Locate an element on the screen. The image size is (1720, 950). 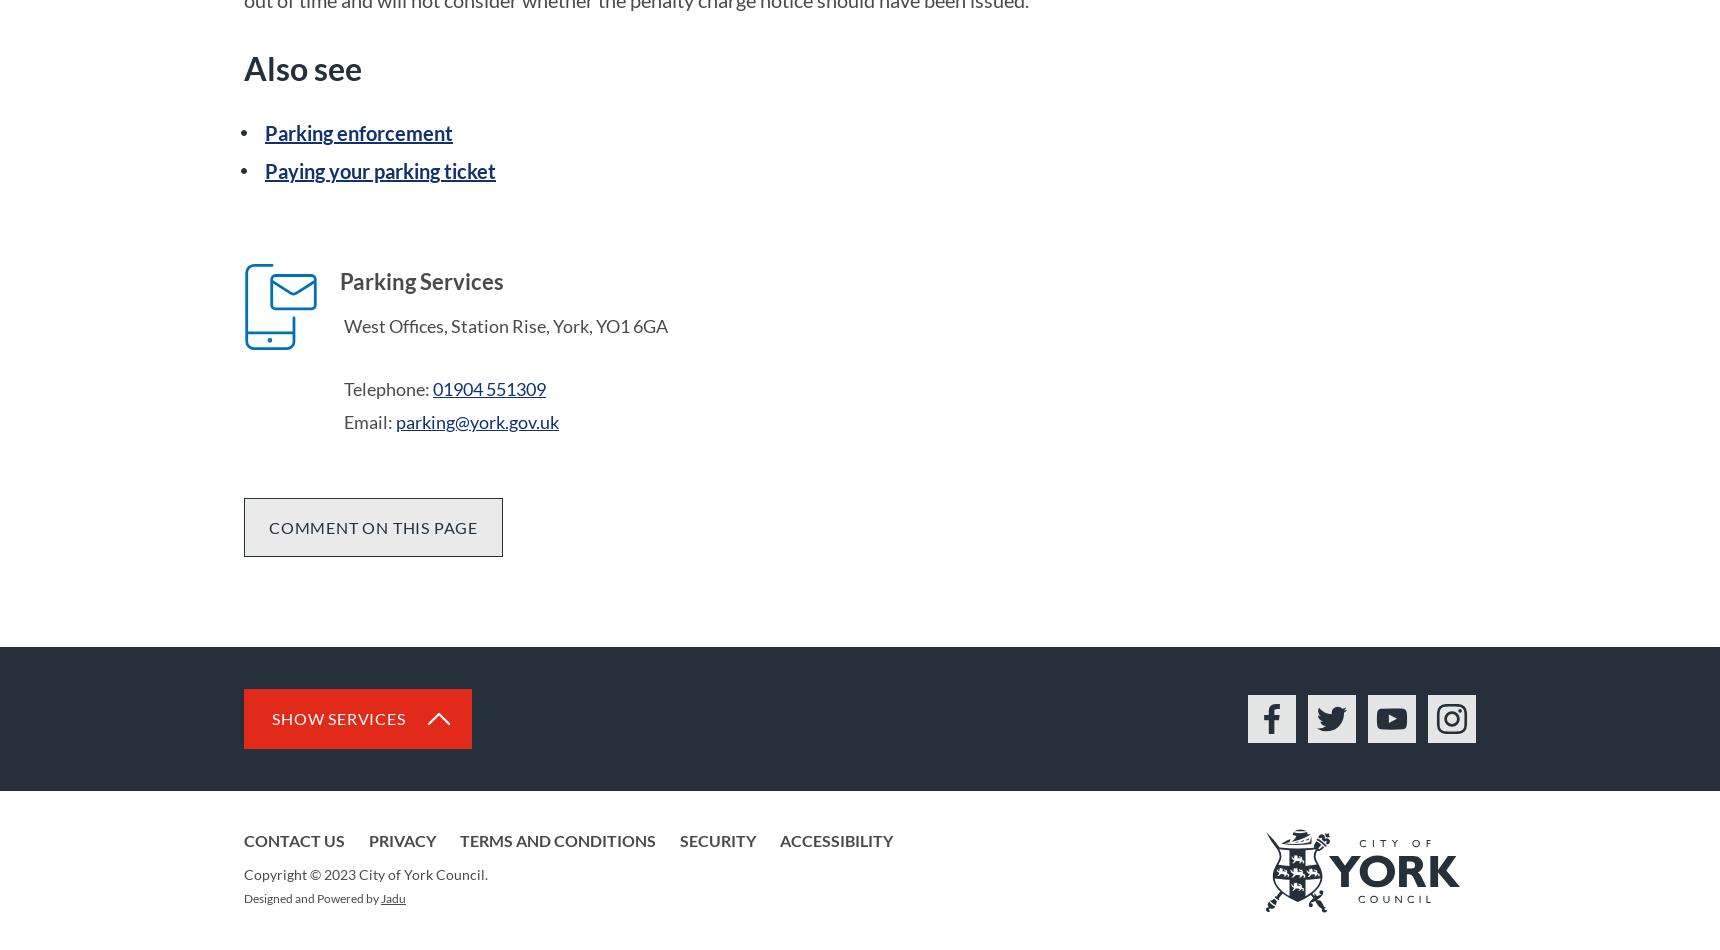
'Parking enforcement' is located at coordinates (357, 133).